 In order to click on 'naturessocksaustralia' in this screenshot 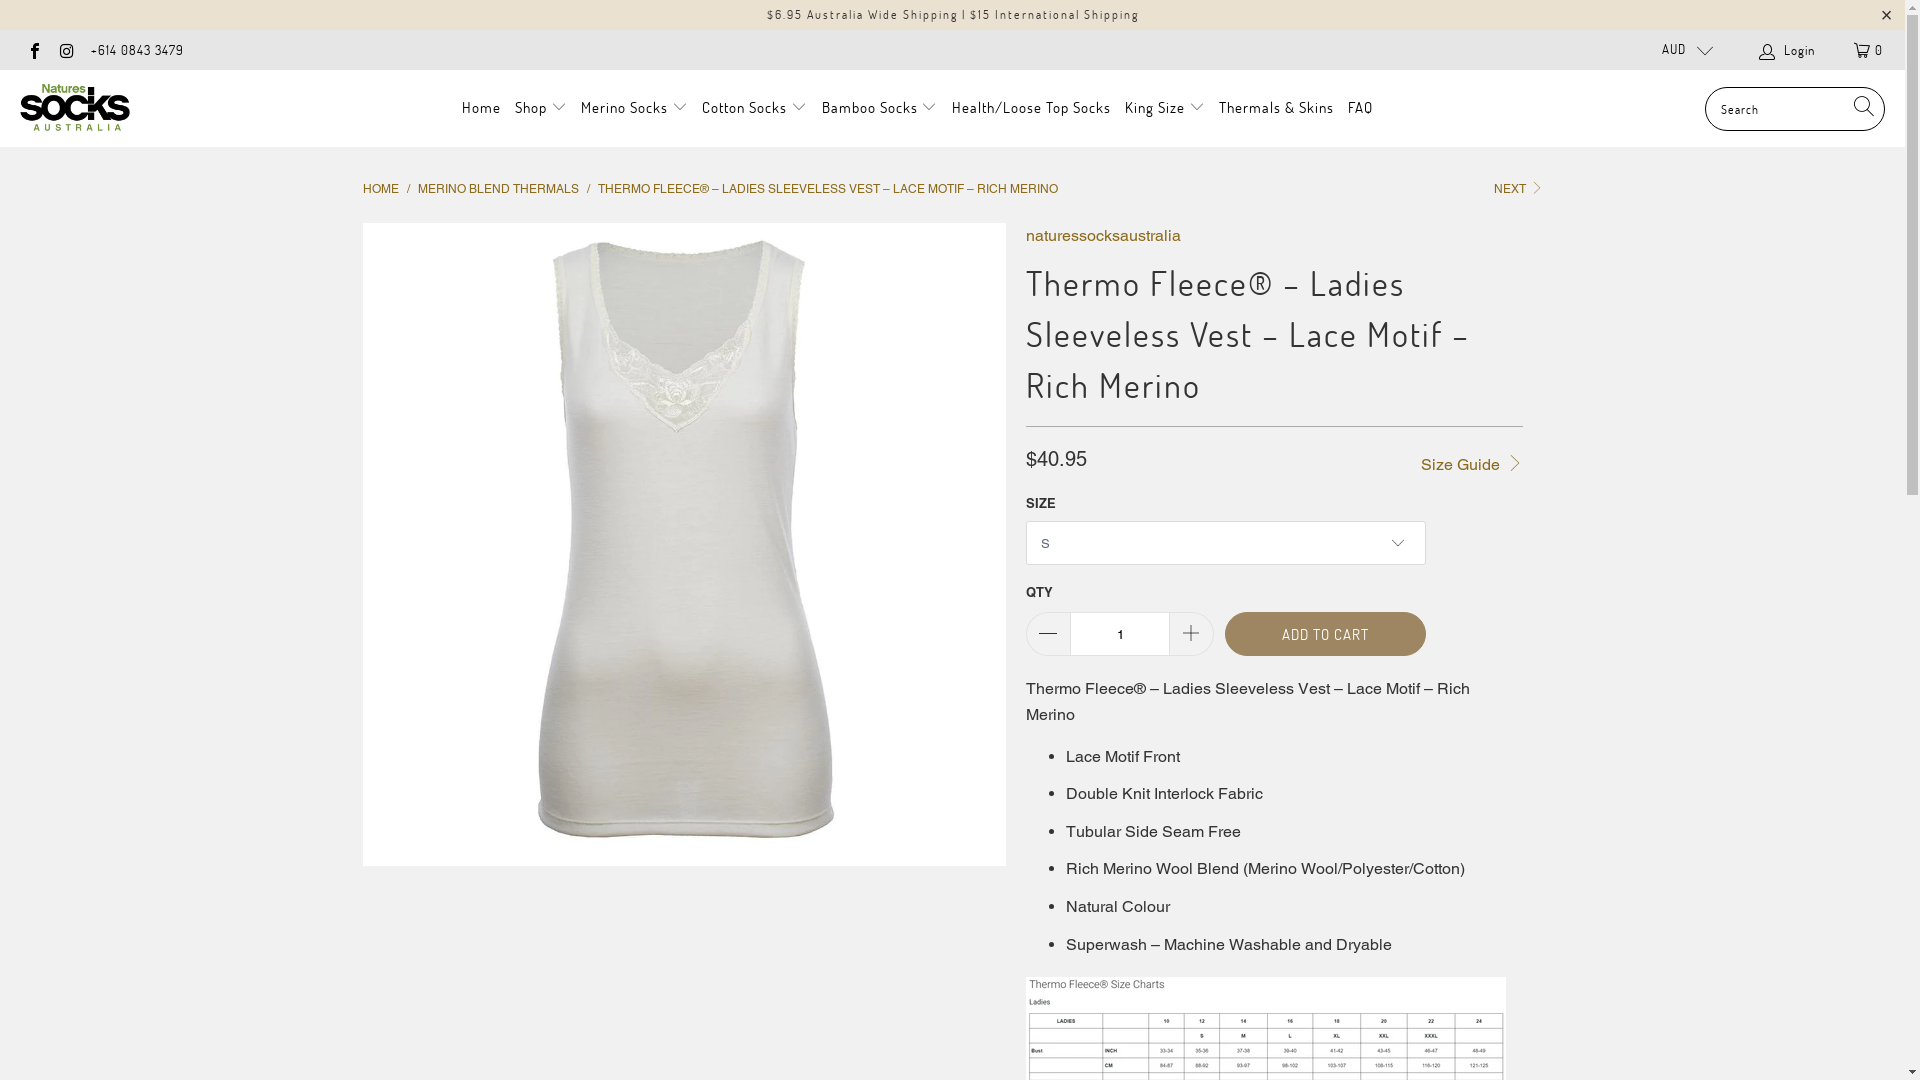, I will do `click(75, 108)`.